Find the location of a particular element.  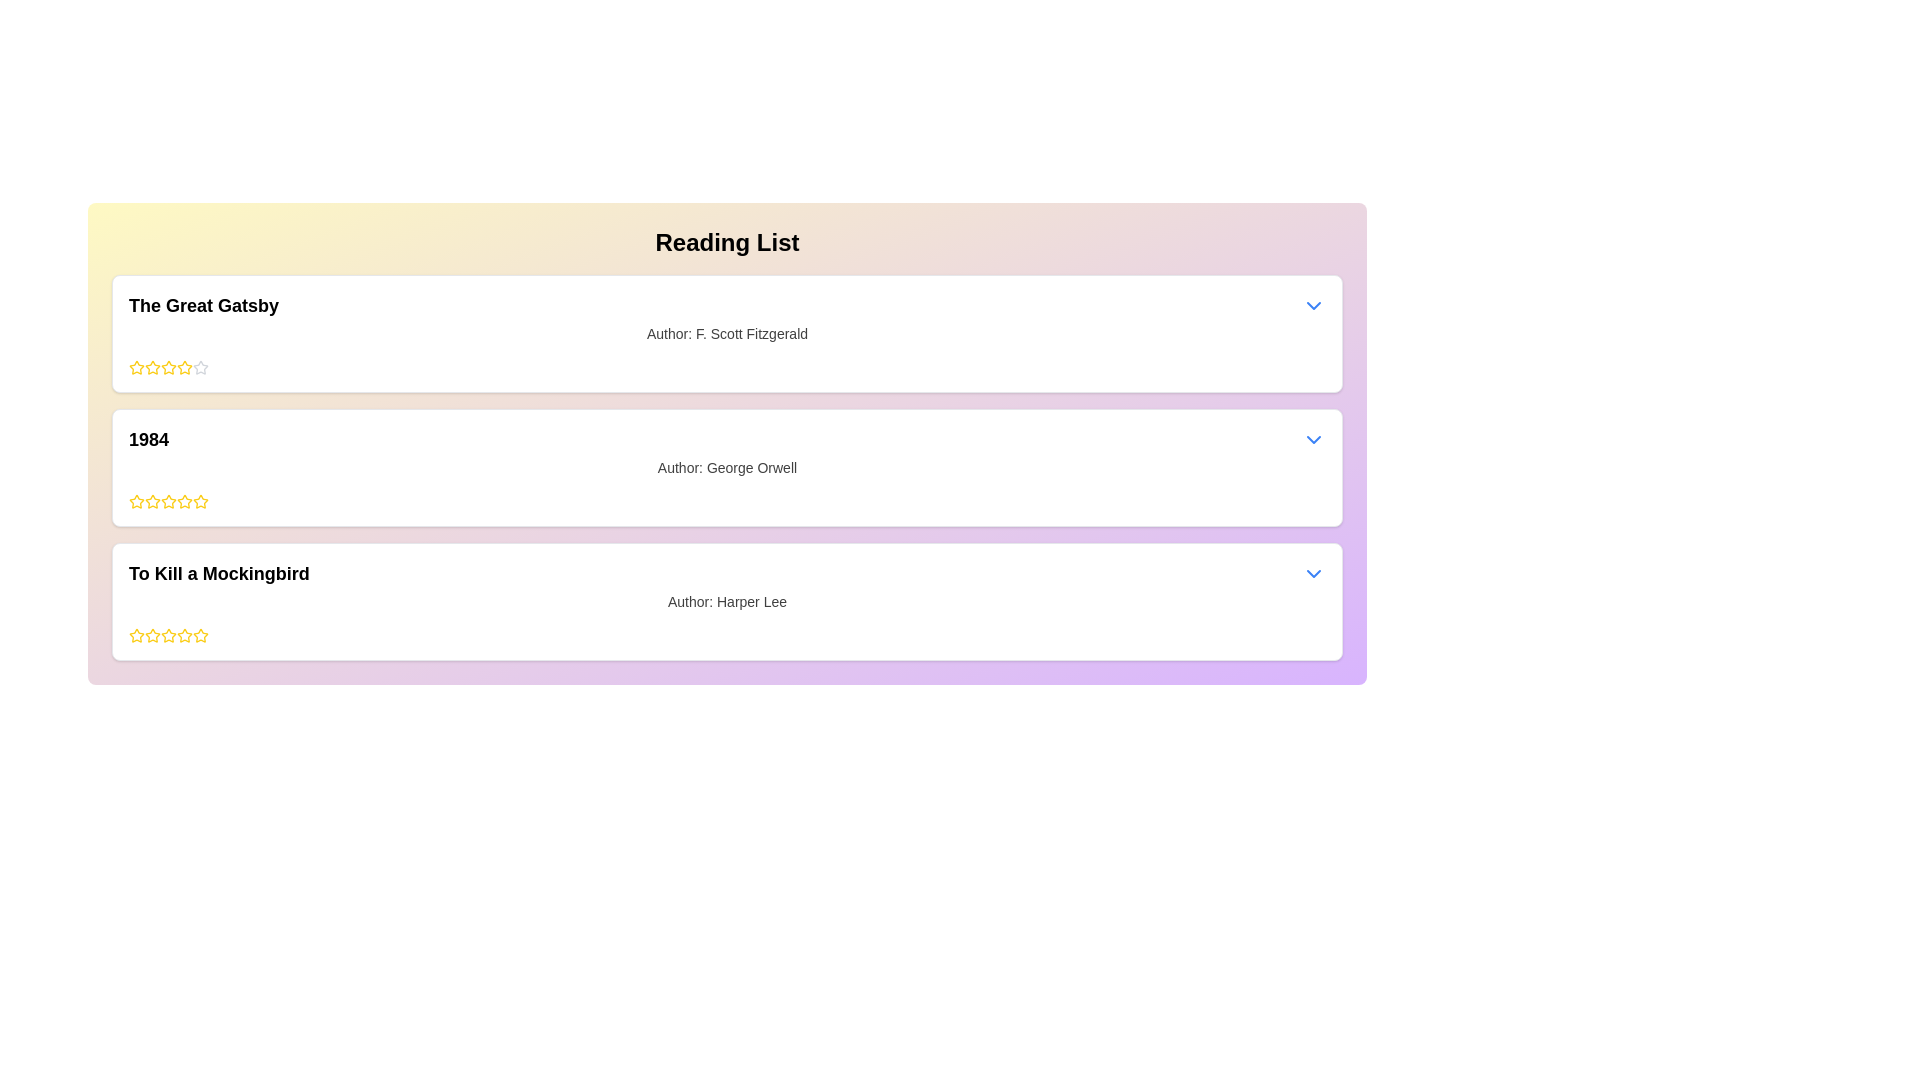

the fifth yellow star icon in the rating system for the book 'To Kill a Mockingbird' is located at coordinates (201, 636).